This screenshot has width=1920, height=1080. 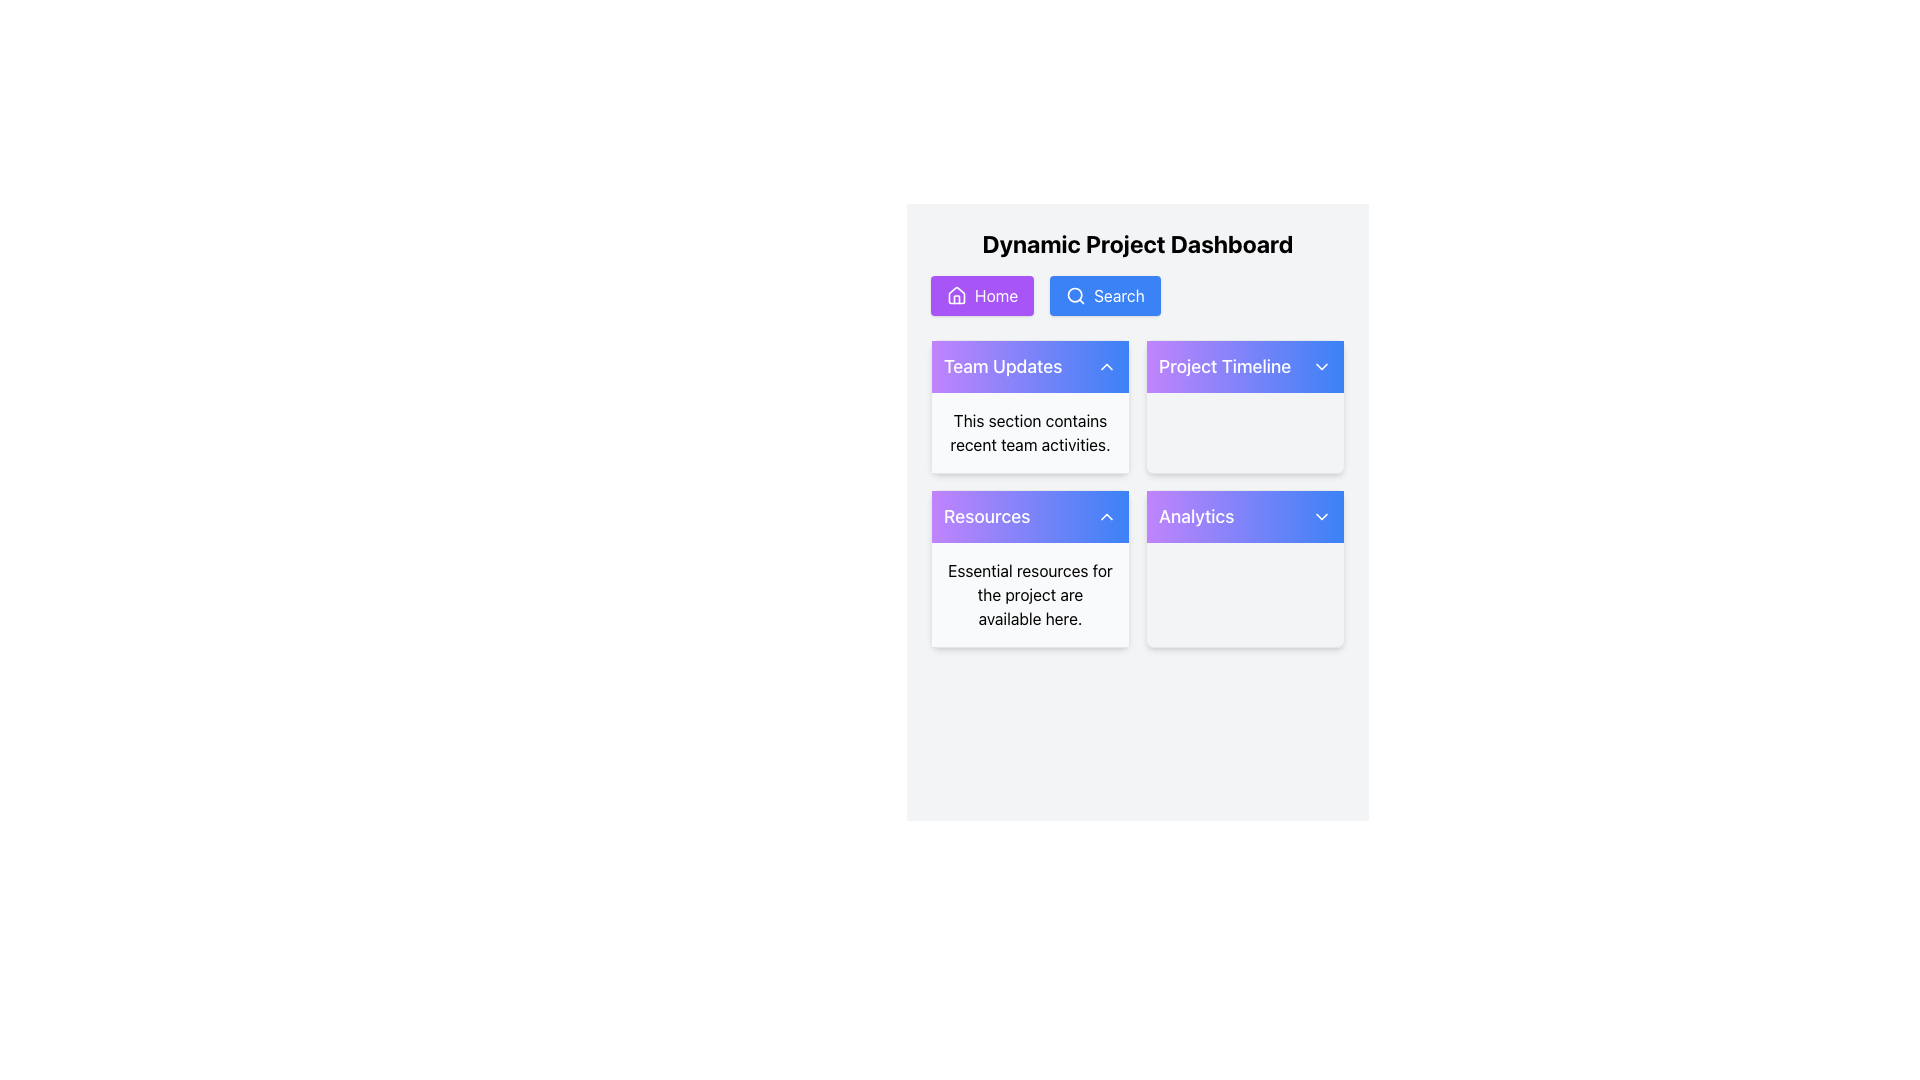 I want to click on the blue rounded rectangle button labeled 'Search' that contains a magnifying glass icon, so click(x=1104, y=296).